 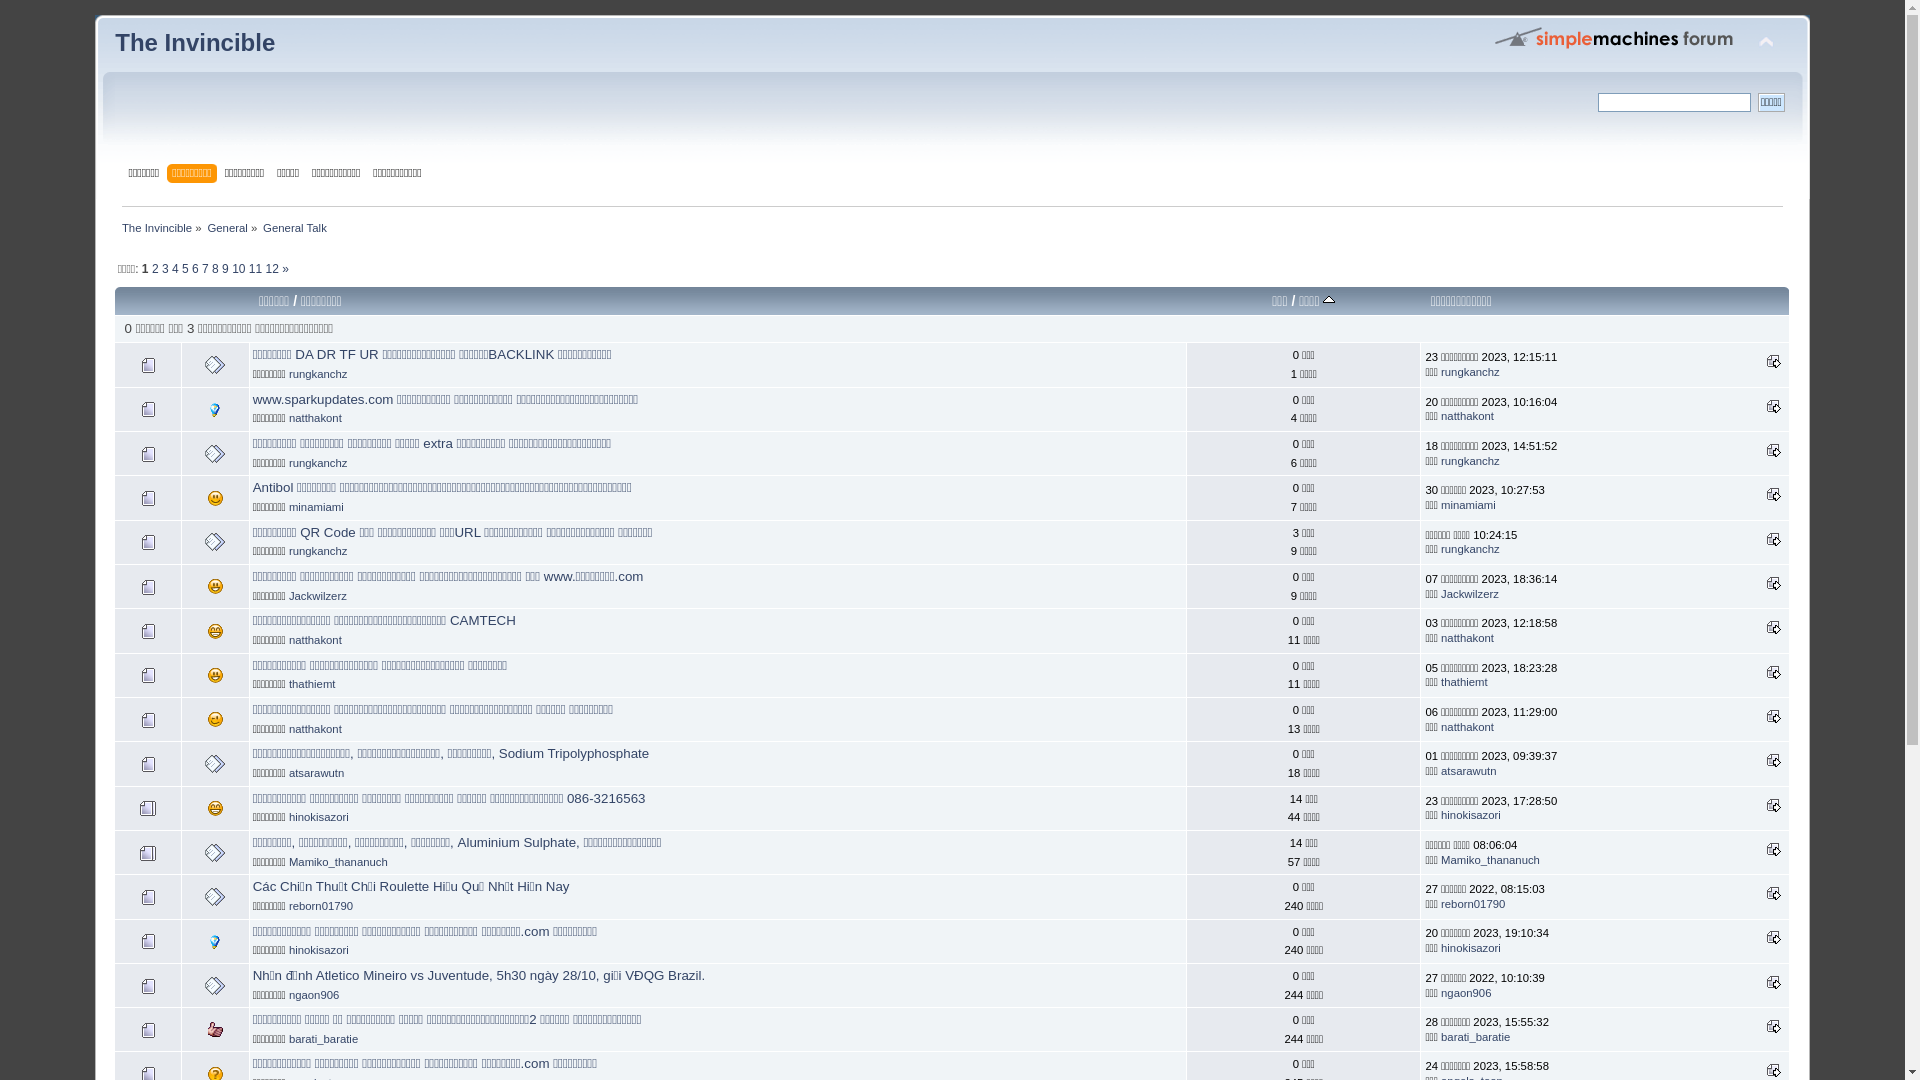 What do you see at coordinates (312, 994) in the screenshot?
I see `'ngaon906'` at bounding box center [312, 994].